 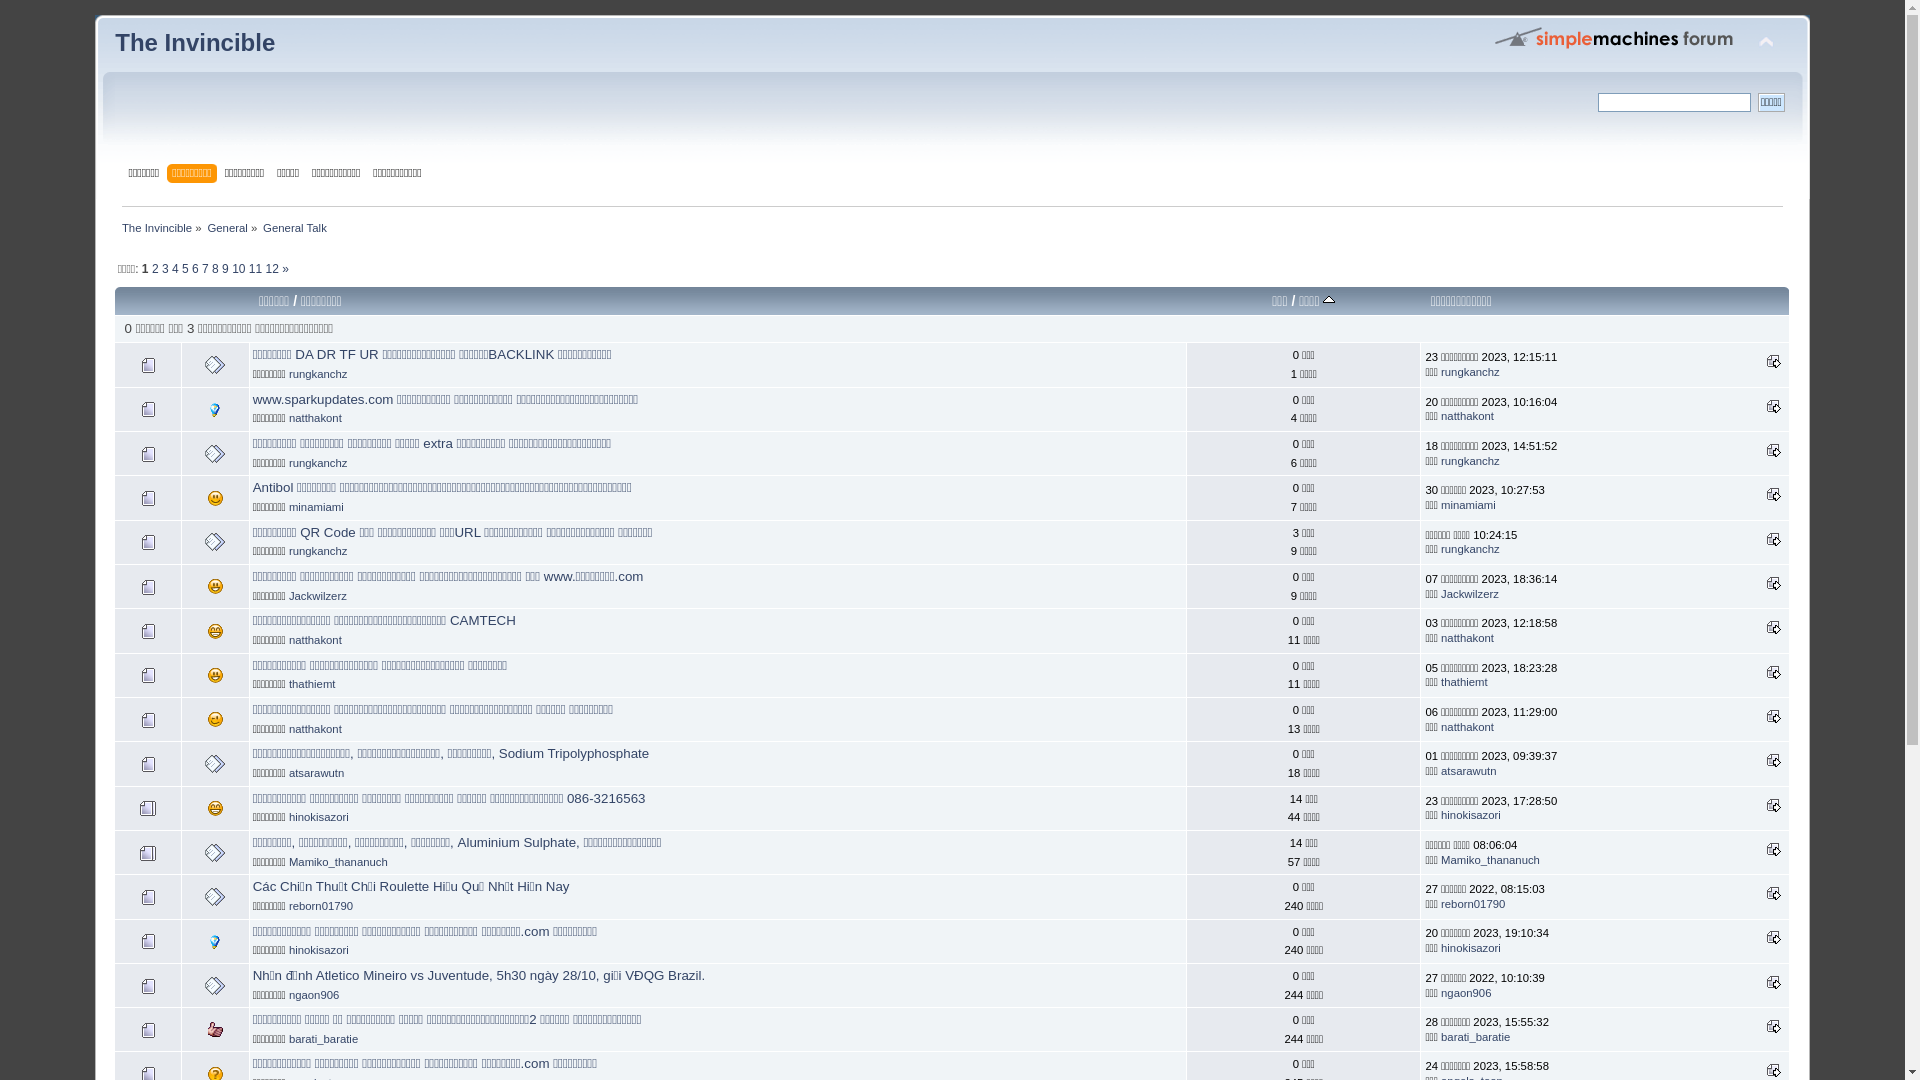 What do you see at coordinates (312, 994) in the screenshot?
I see `'ngaon906'` at bounding box center [312, 994].